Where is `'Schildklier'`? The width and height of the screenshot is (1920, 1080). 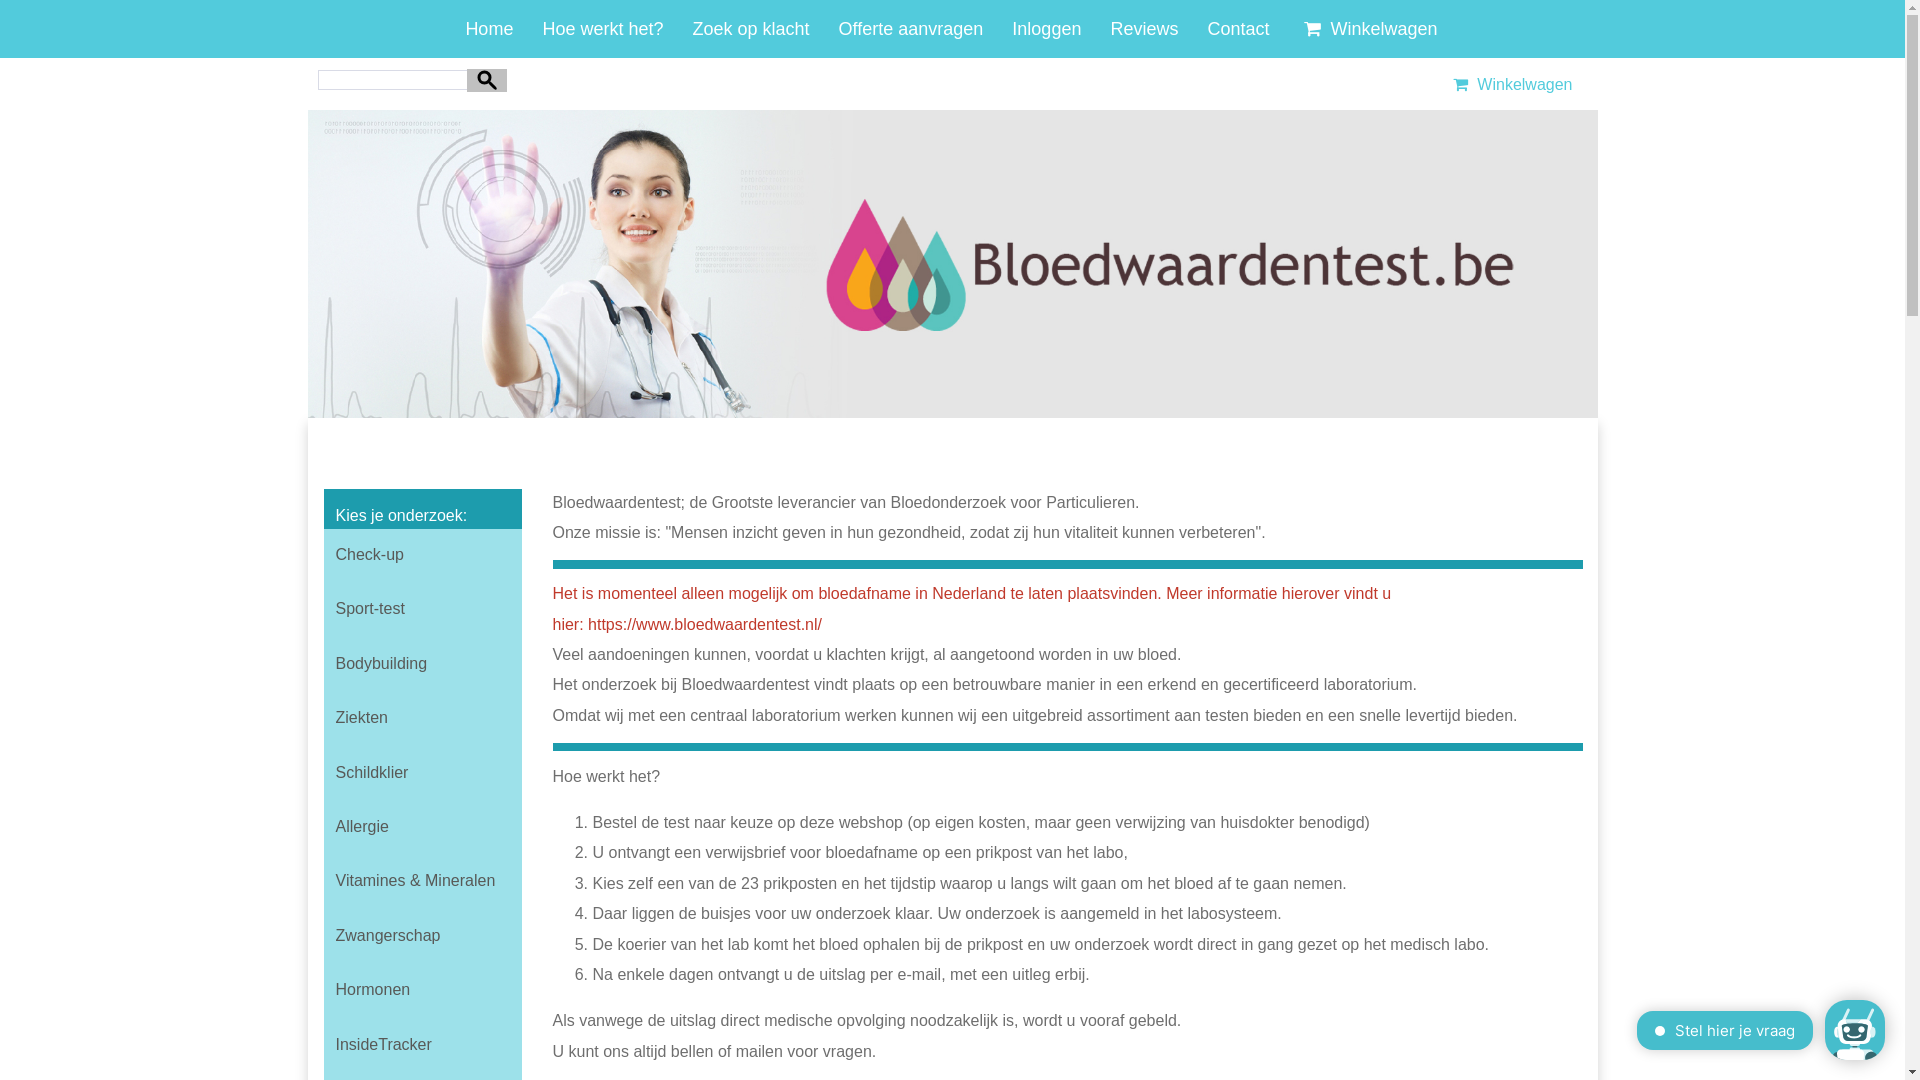
'Schildklier' is located at coordinates (421, 771).